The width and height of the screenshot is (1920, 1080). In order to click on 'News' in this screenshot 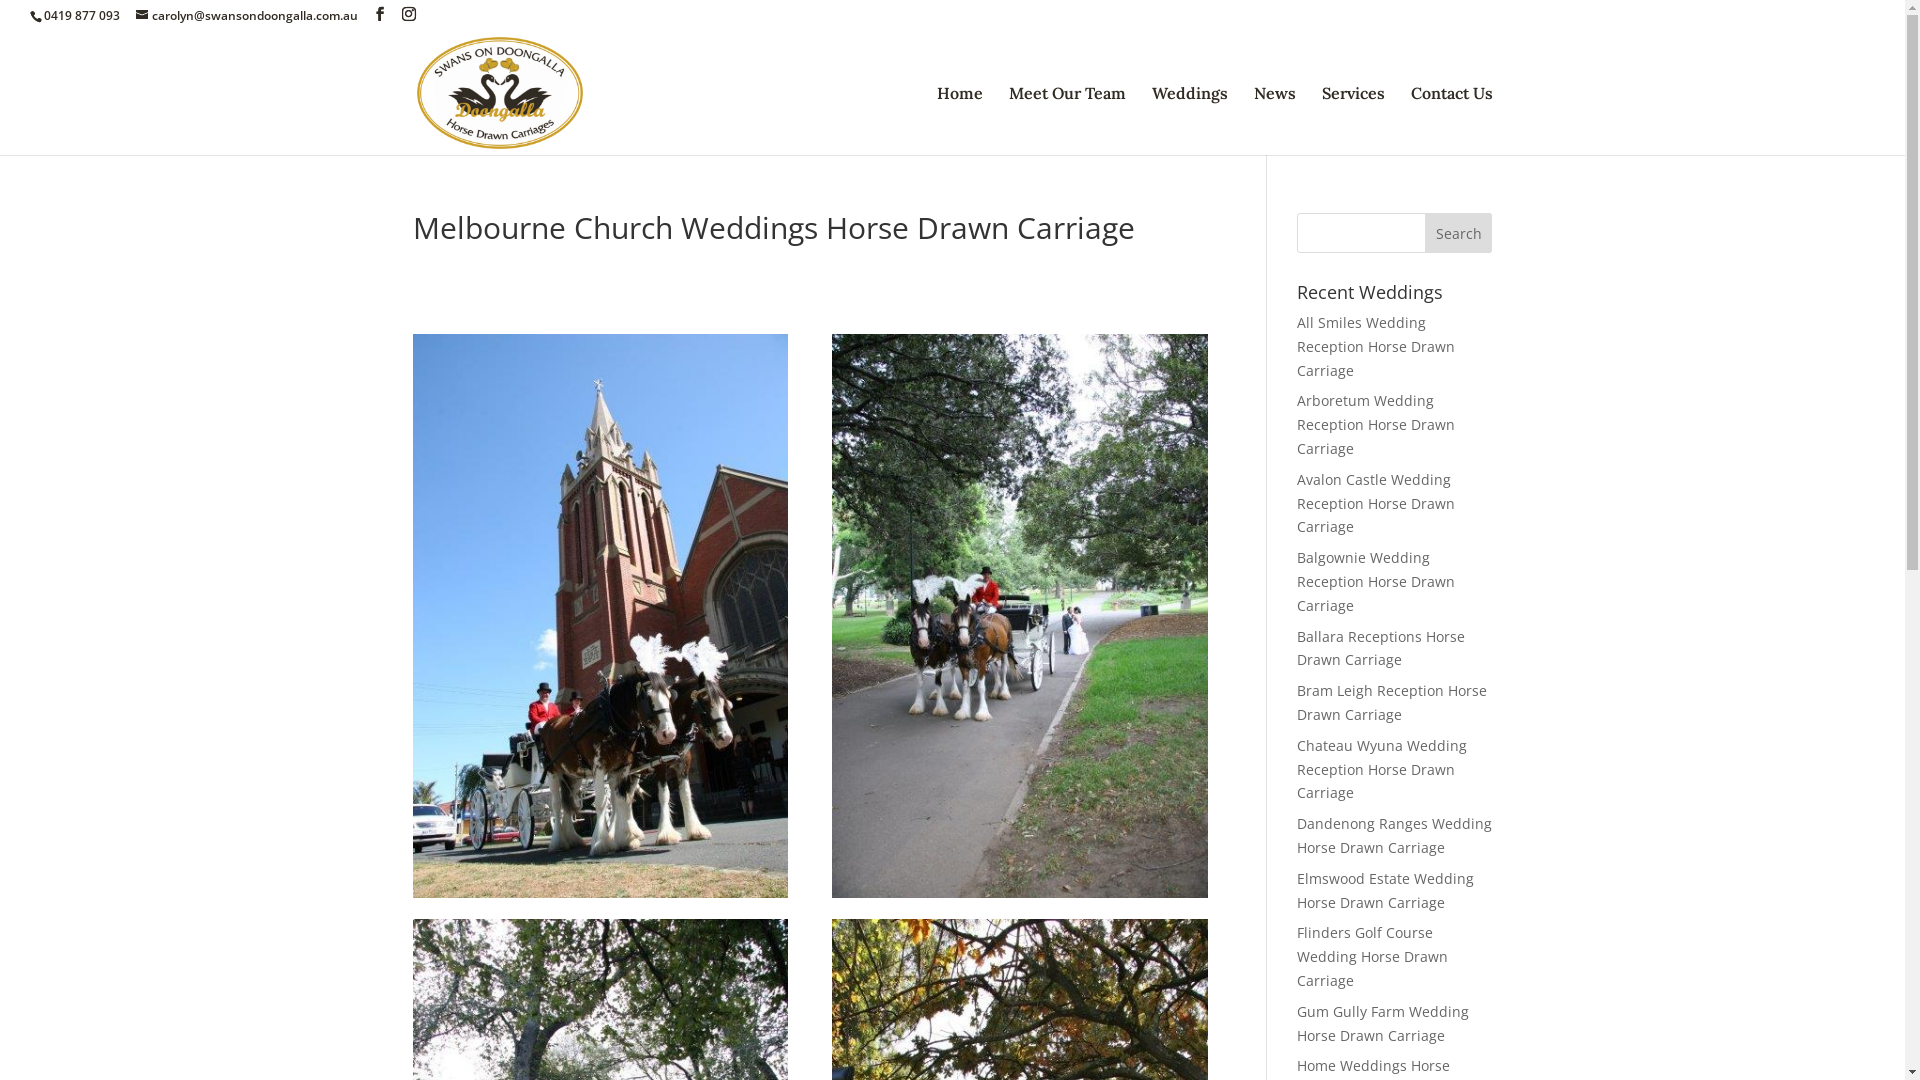, I will do `click(1274, 120)`.